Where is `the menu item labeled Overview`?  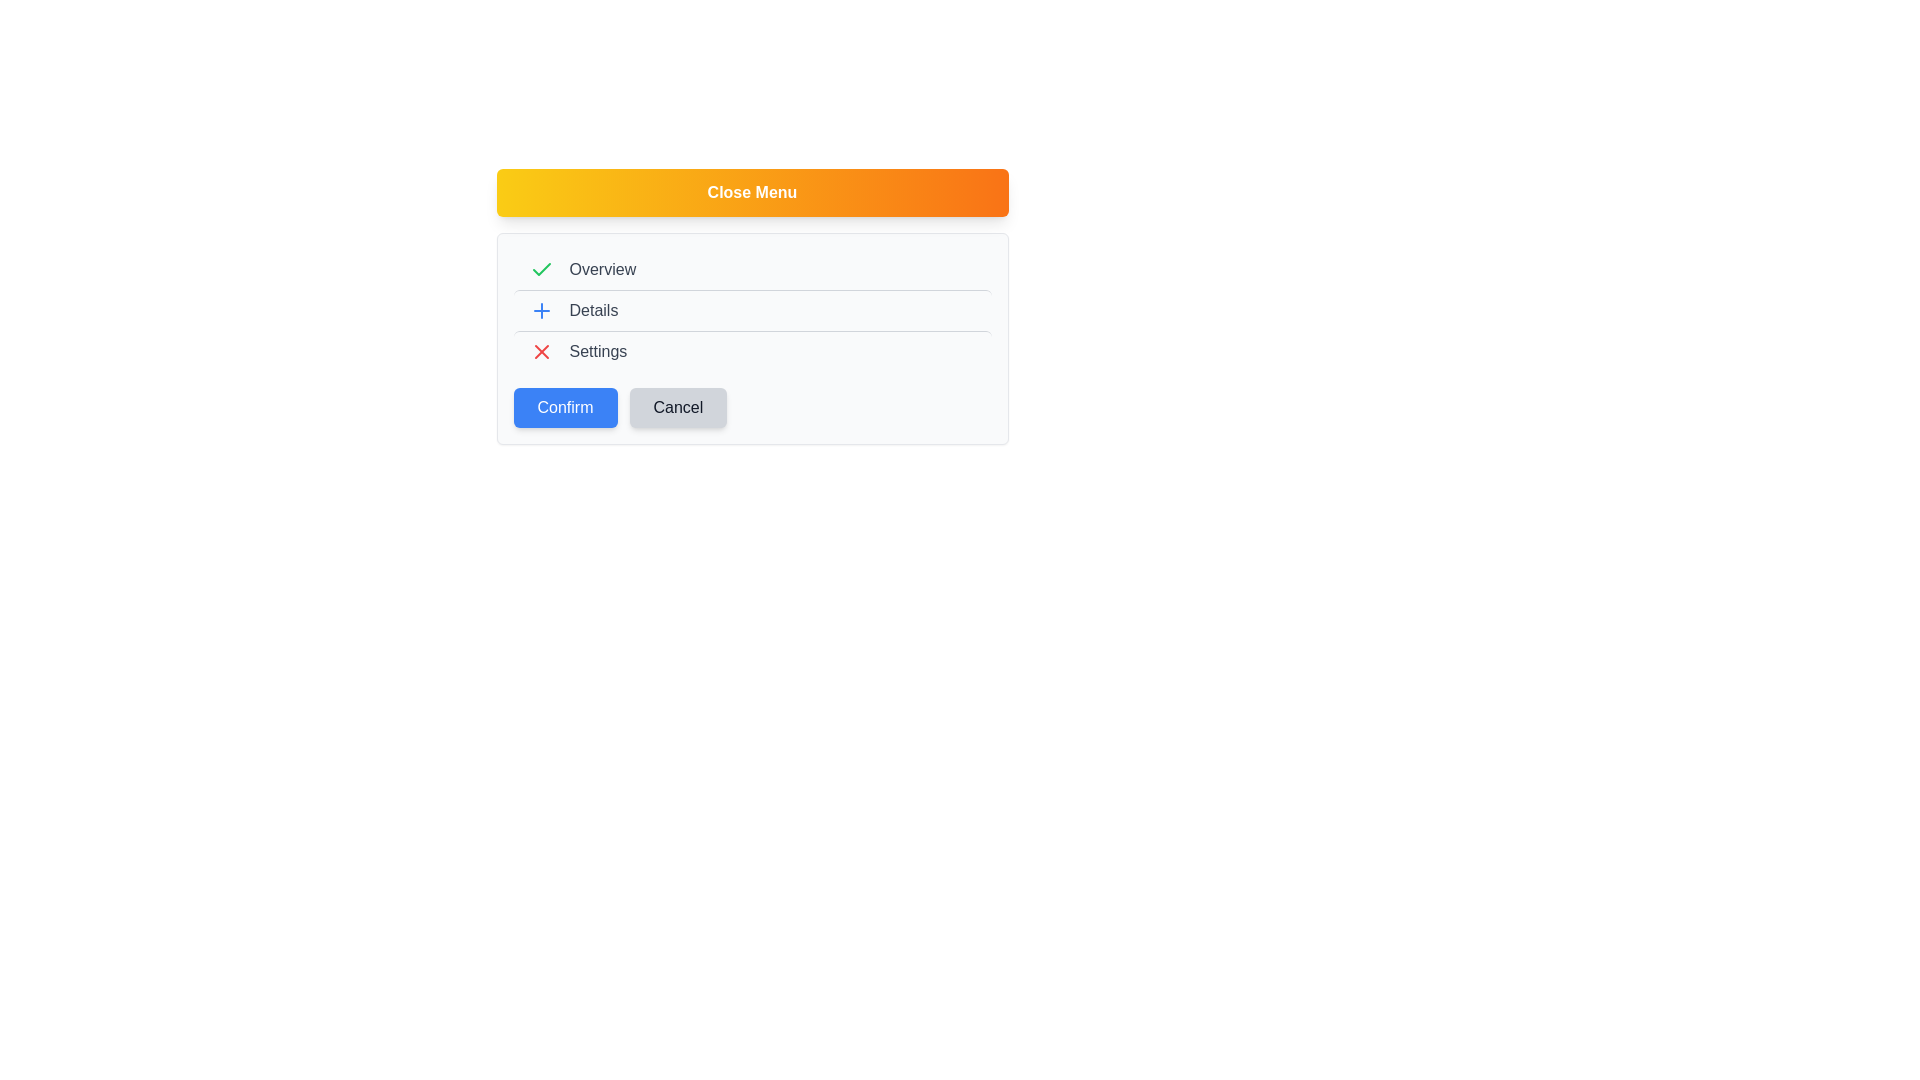 the menu item labeled Overview is located at coordinates (751, 270).